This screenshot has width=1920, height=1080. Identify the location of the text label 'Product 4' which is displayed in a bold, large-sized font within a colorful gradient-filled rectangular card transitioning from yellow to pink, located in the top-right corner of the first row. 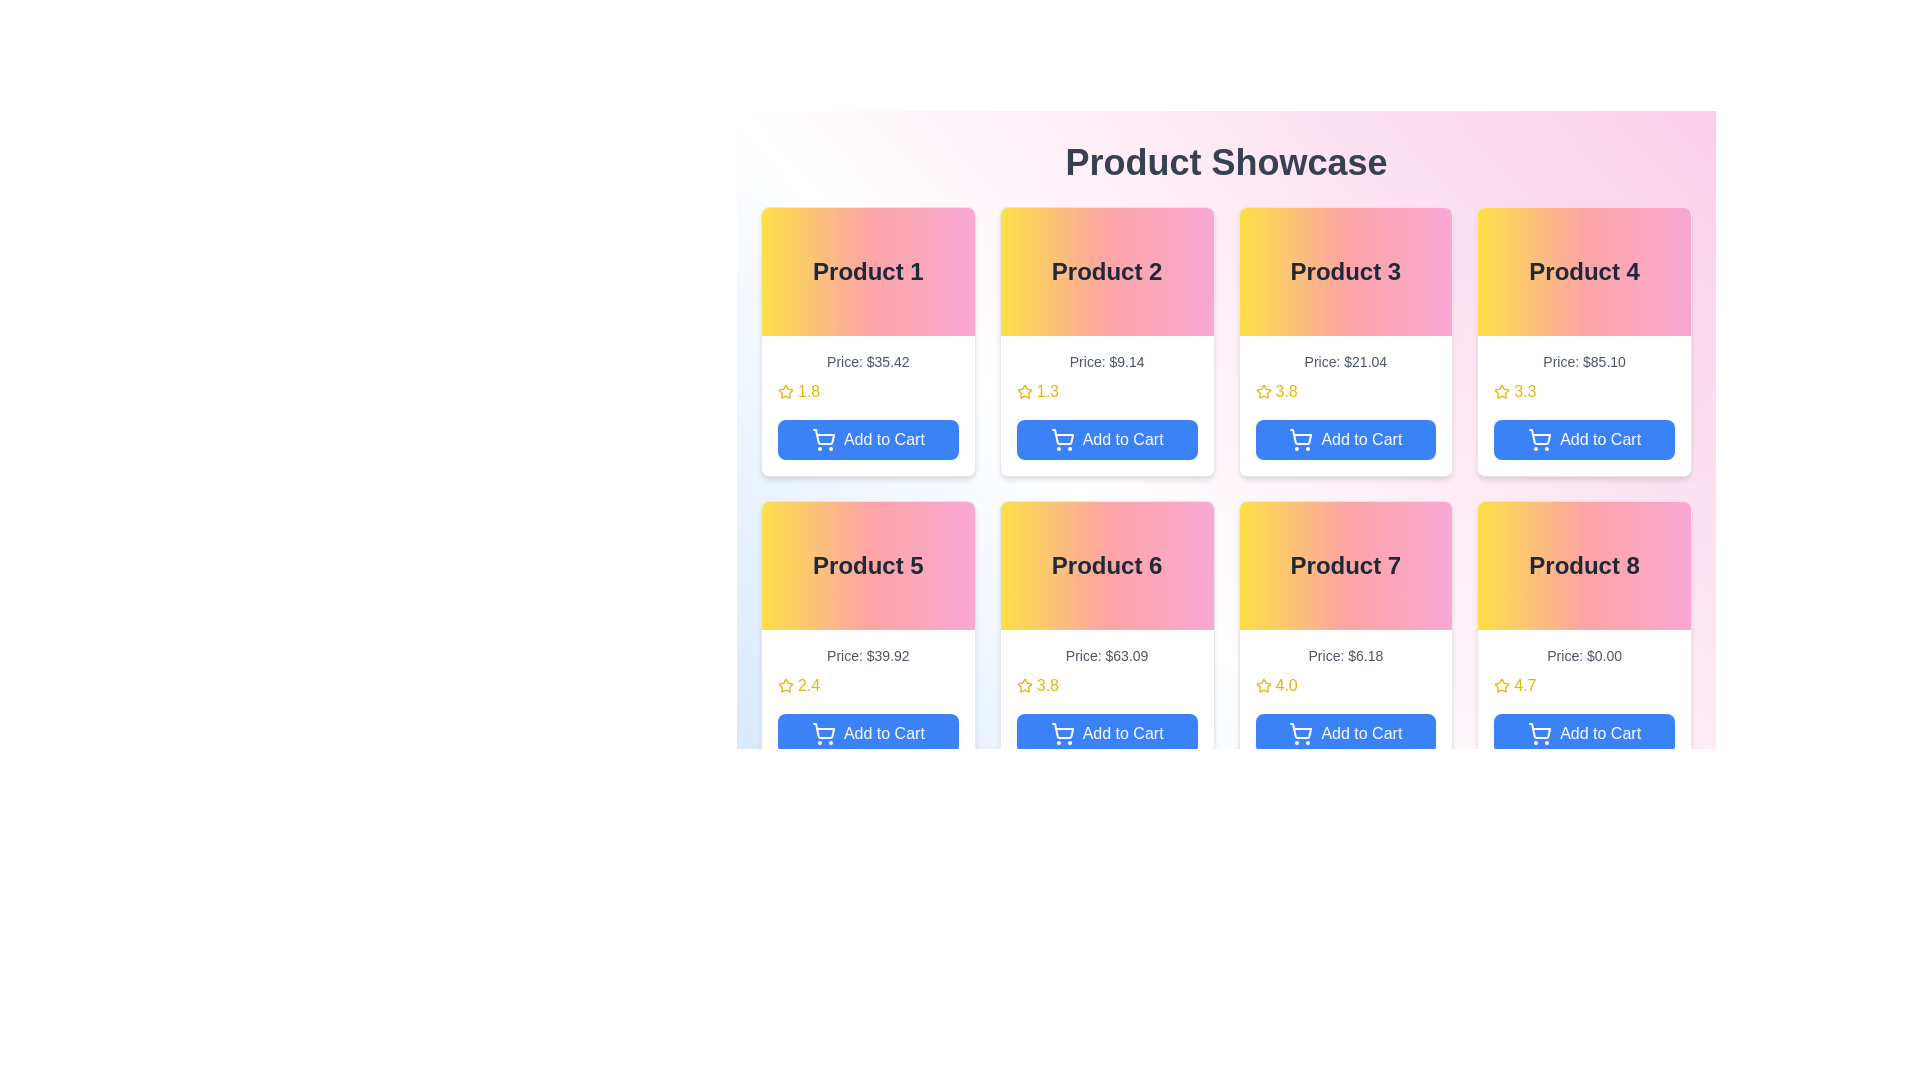
(1583, 272).